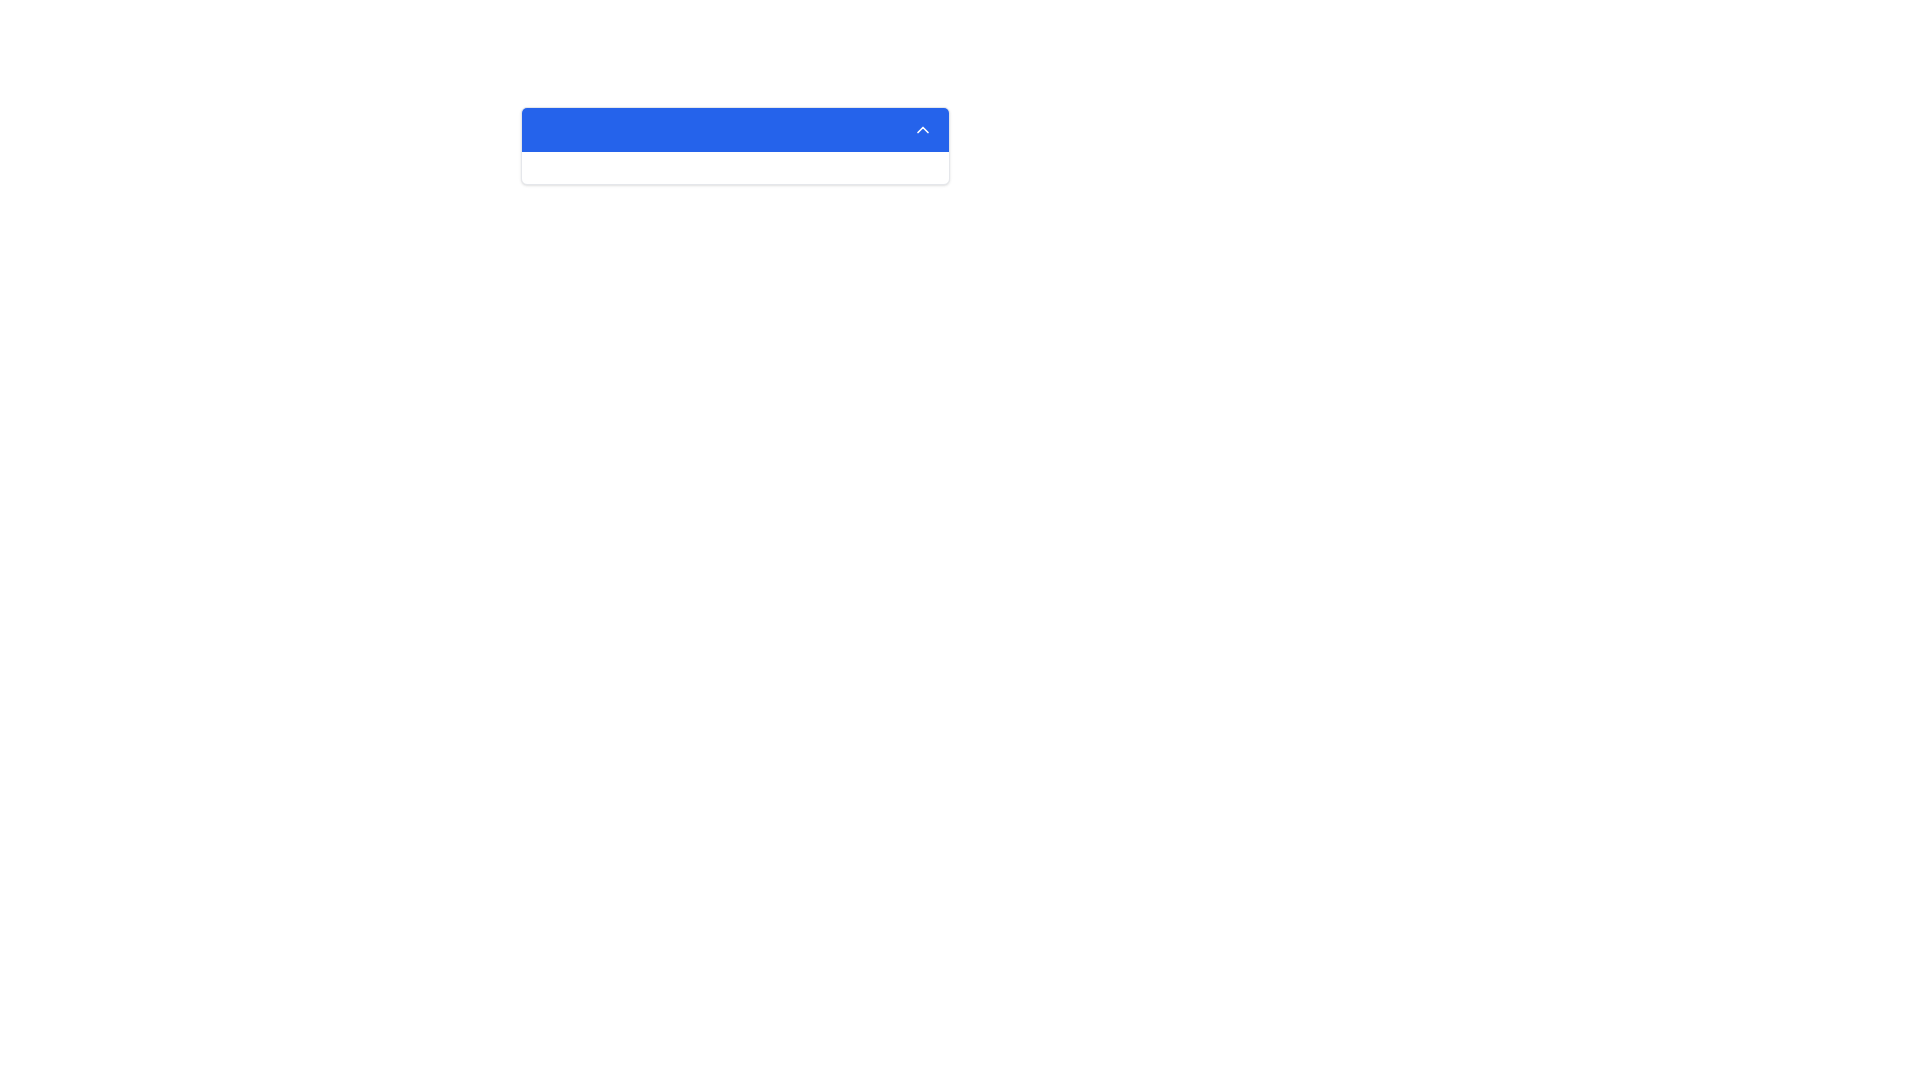 This screenshot has width=1920, height=1080. What do you see at coordinates (921, 130) in the screenshot?
I see `the upward-facing chevron icon located on the far right of the blue header bar` at bounding box center [921, 130].